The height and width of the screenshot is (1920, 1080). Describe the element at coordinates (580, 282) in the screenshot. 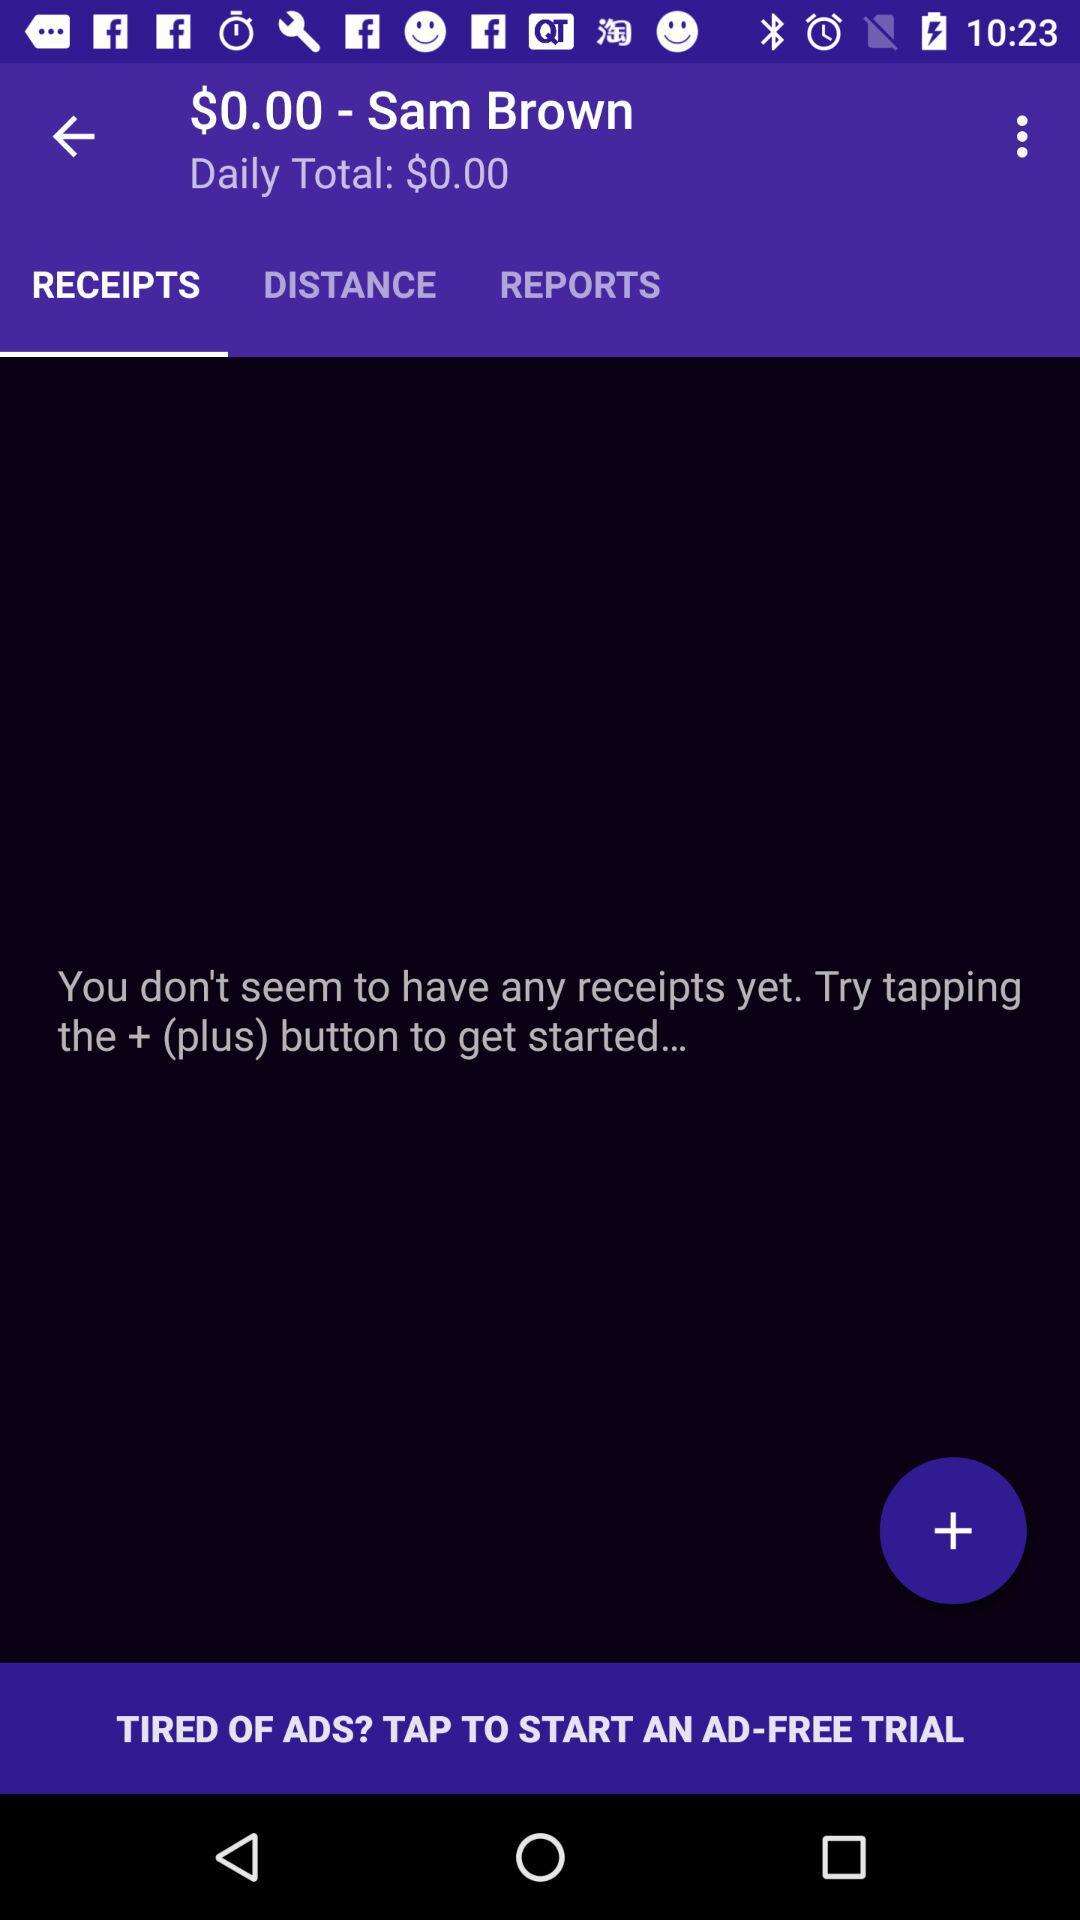

I see `item below daily total 0 icon` at that location.